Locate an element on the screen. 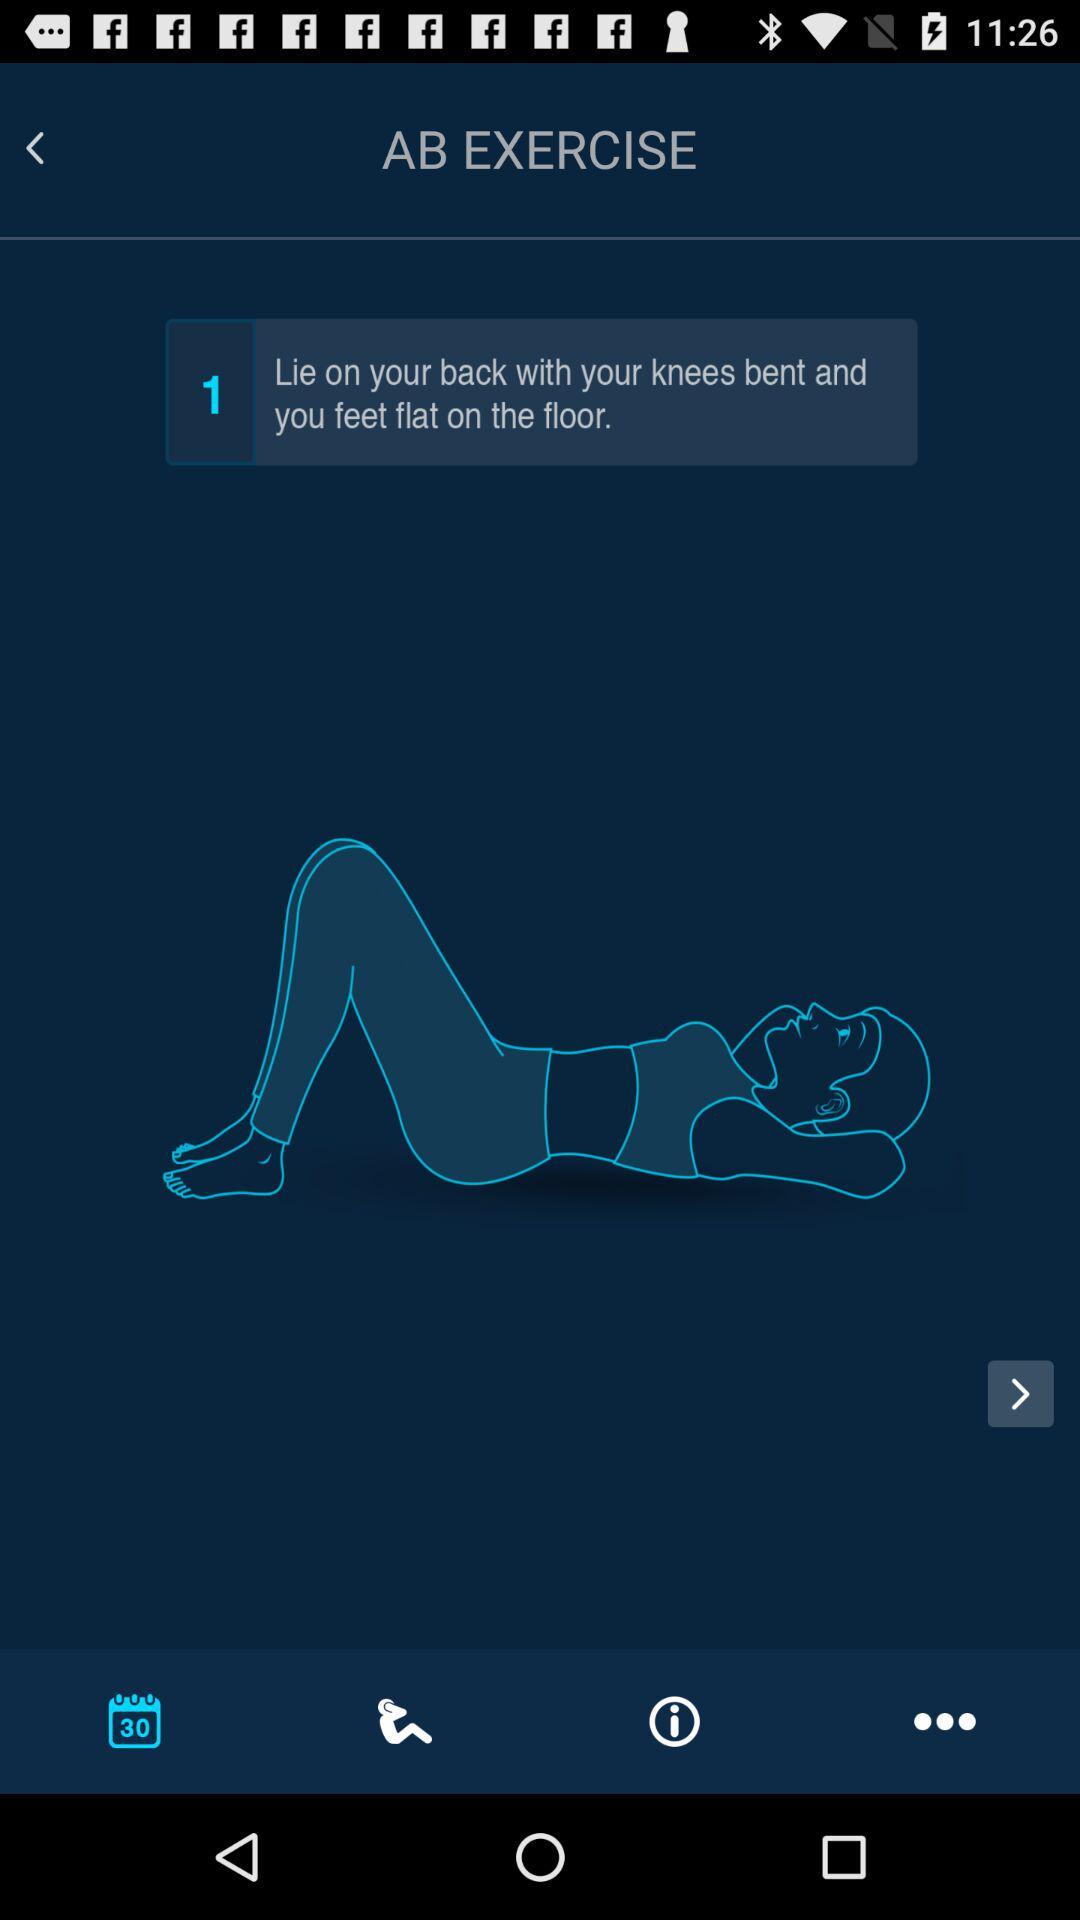  next step is located at coordinates (1027, 1411).